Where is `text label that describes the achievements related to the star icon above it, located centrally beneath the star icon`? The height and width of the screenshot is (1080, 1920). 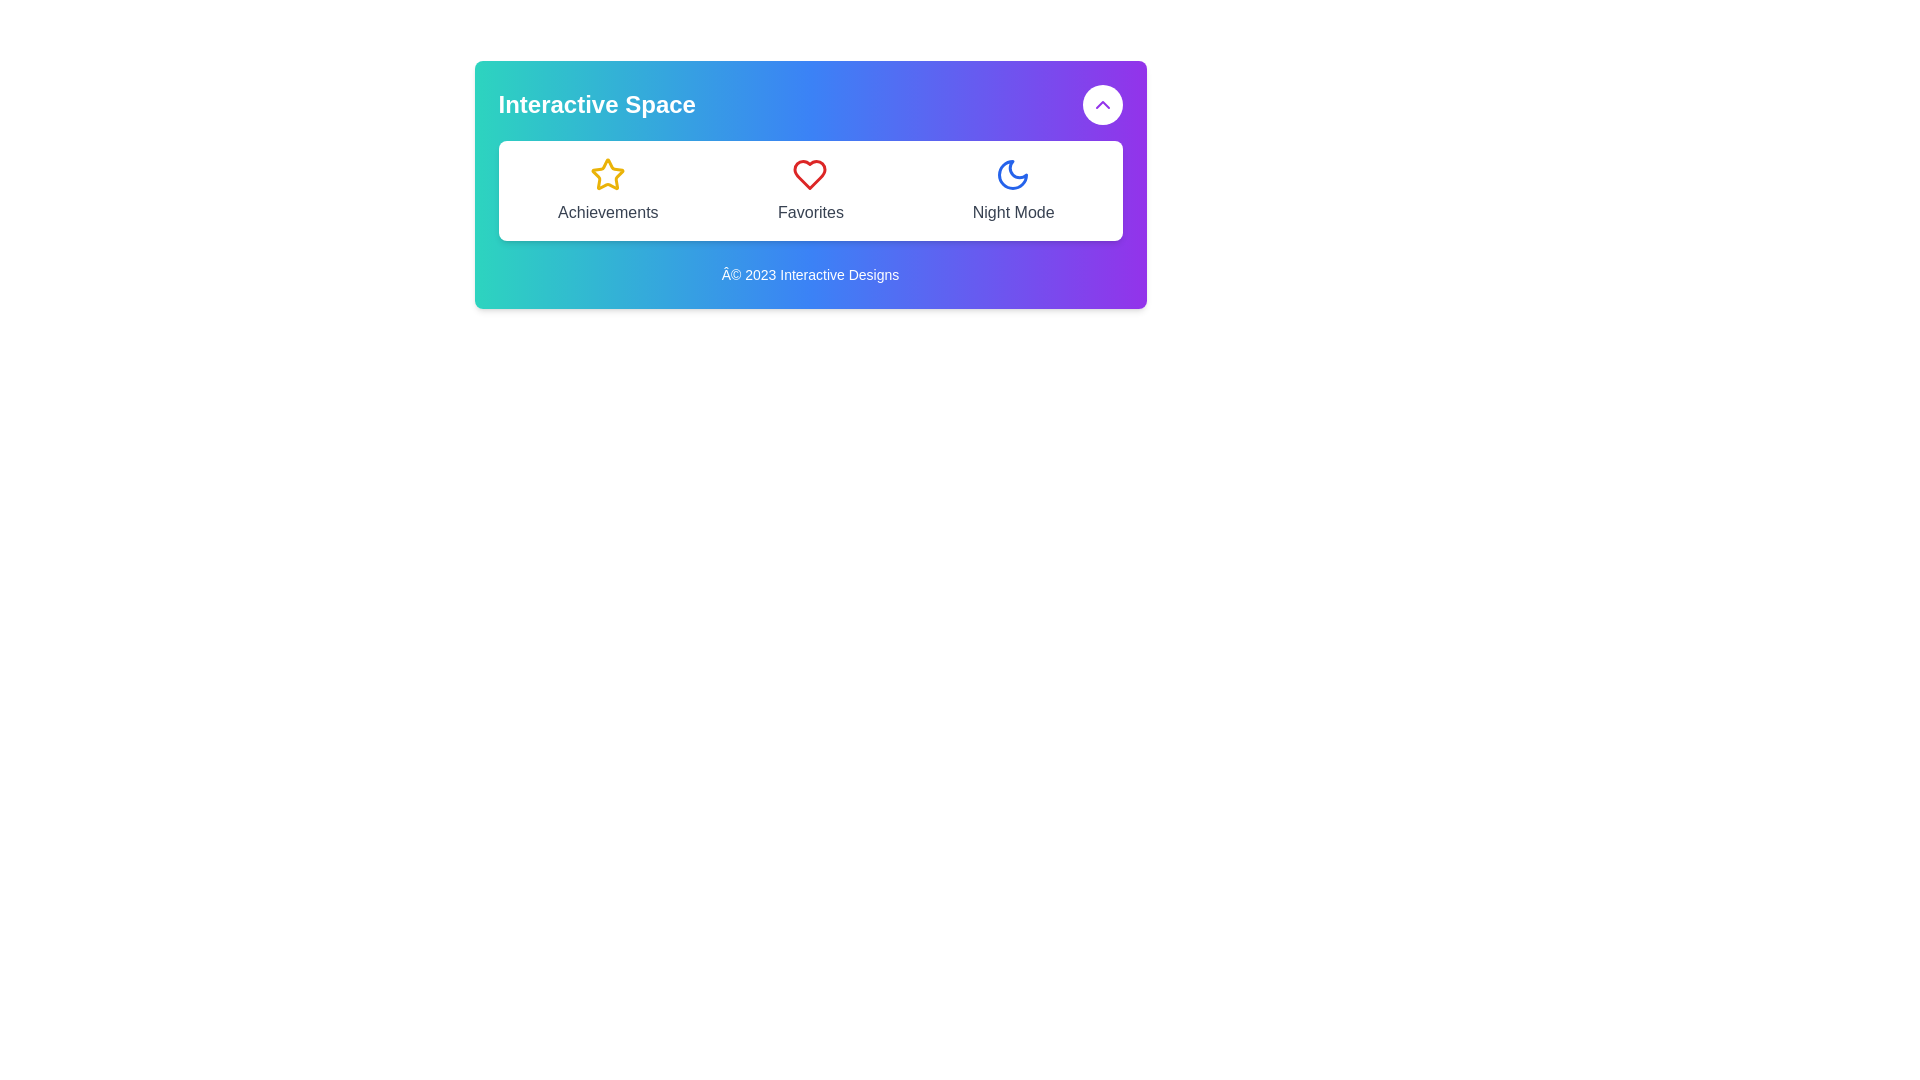
text label that describes the achievements related to the star icon above it, located centrally beneath the star icon is located at coordinates (606, 212).